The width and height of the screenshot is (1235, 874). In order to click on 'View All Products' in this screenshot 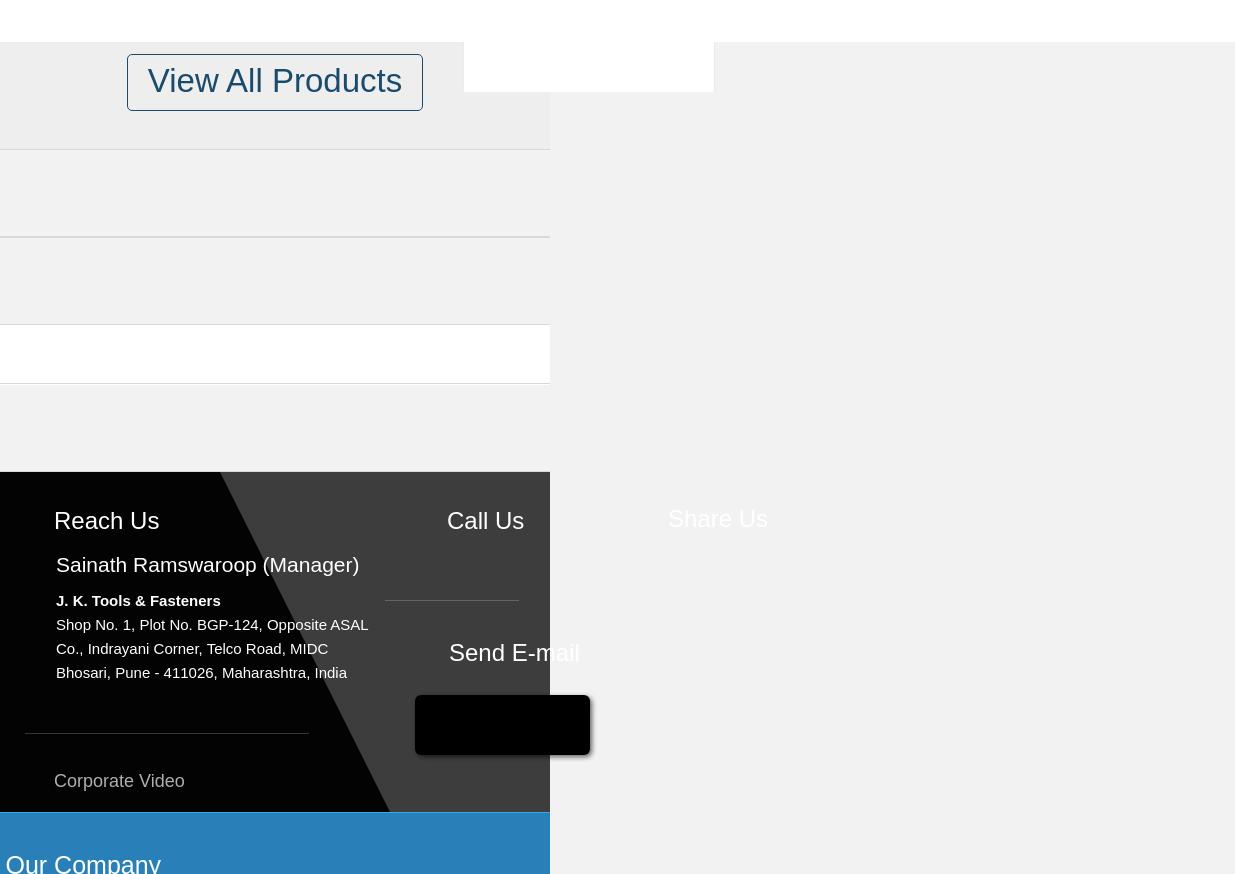, I will do `click(274, 80)`.